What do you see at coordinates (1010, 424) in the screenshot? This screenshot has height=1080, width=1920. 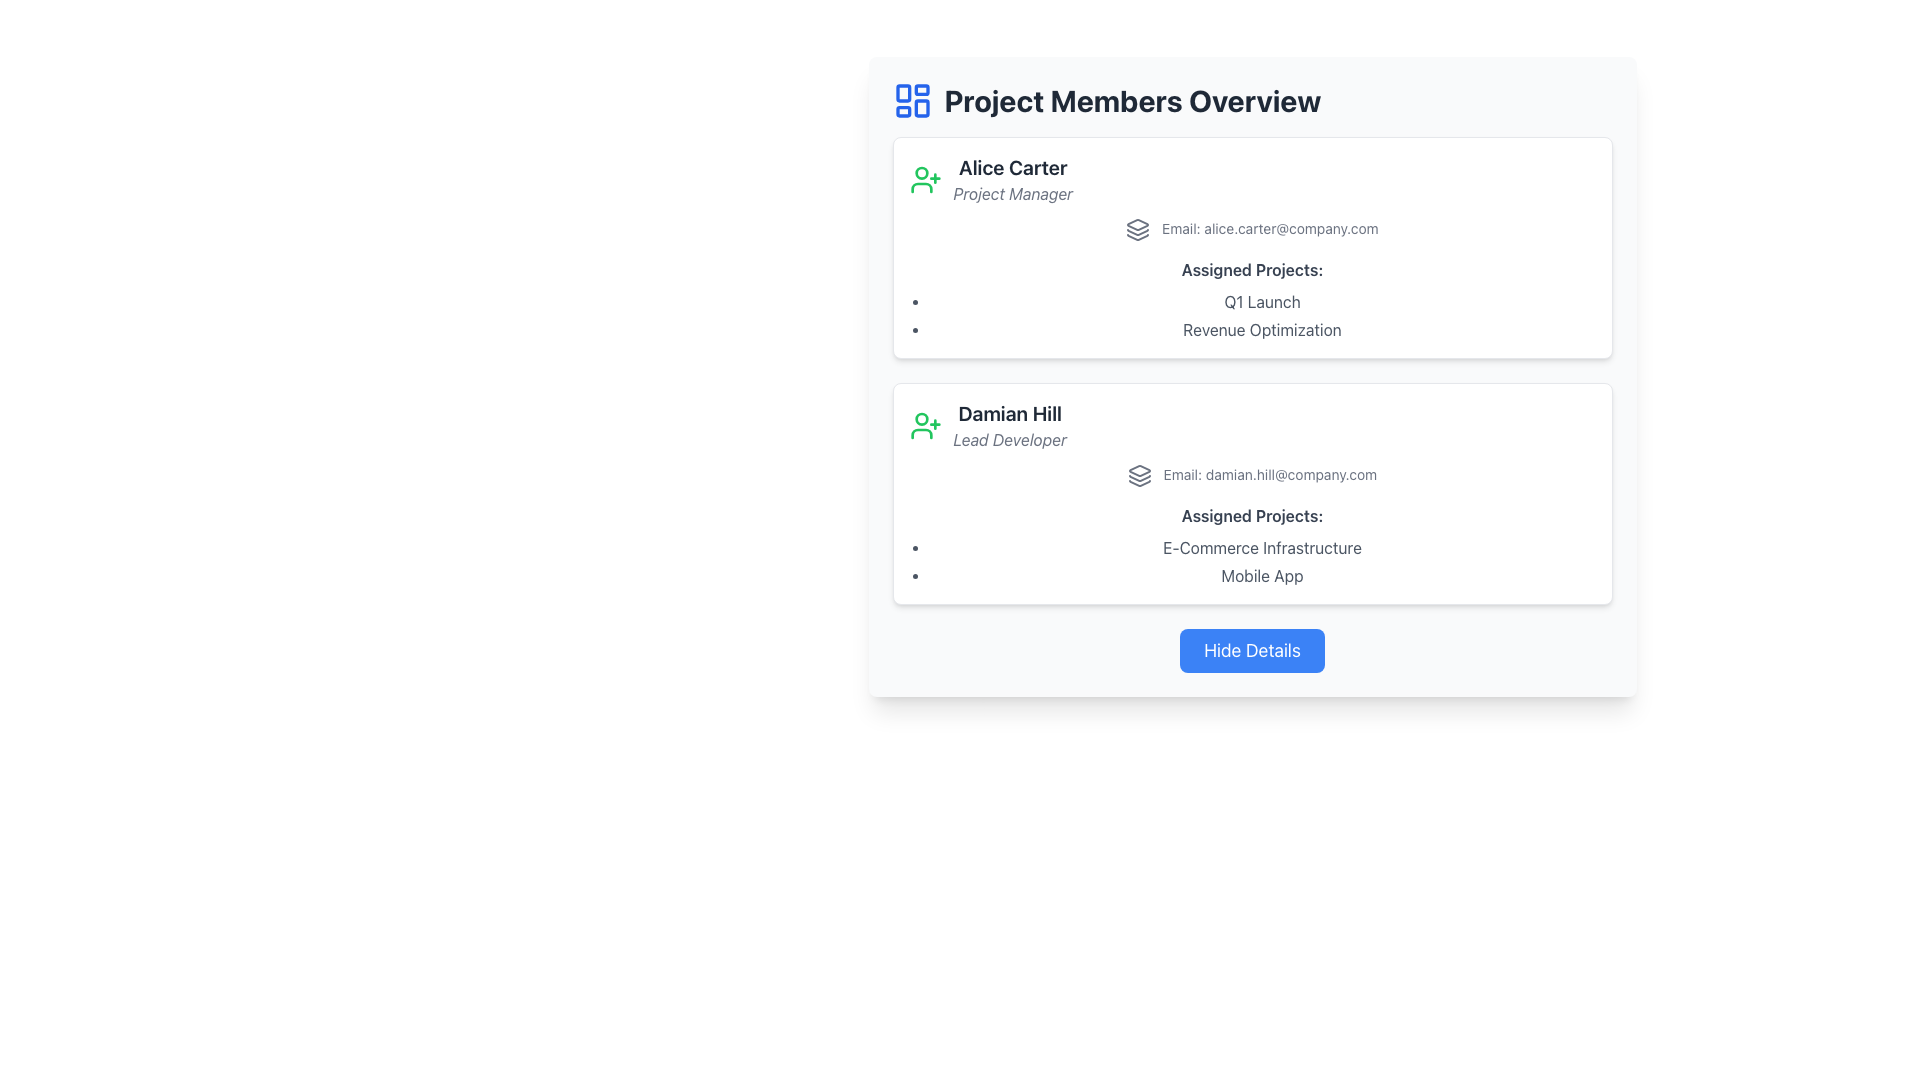 I see `content displayed in the text area showing 'Damian Hill' and his role as 'Lead Developer' in the project members list` at bounding box center [1010, 424].